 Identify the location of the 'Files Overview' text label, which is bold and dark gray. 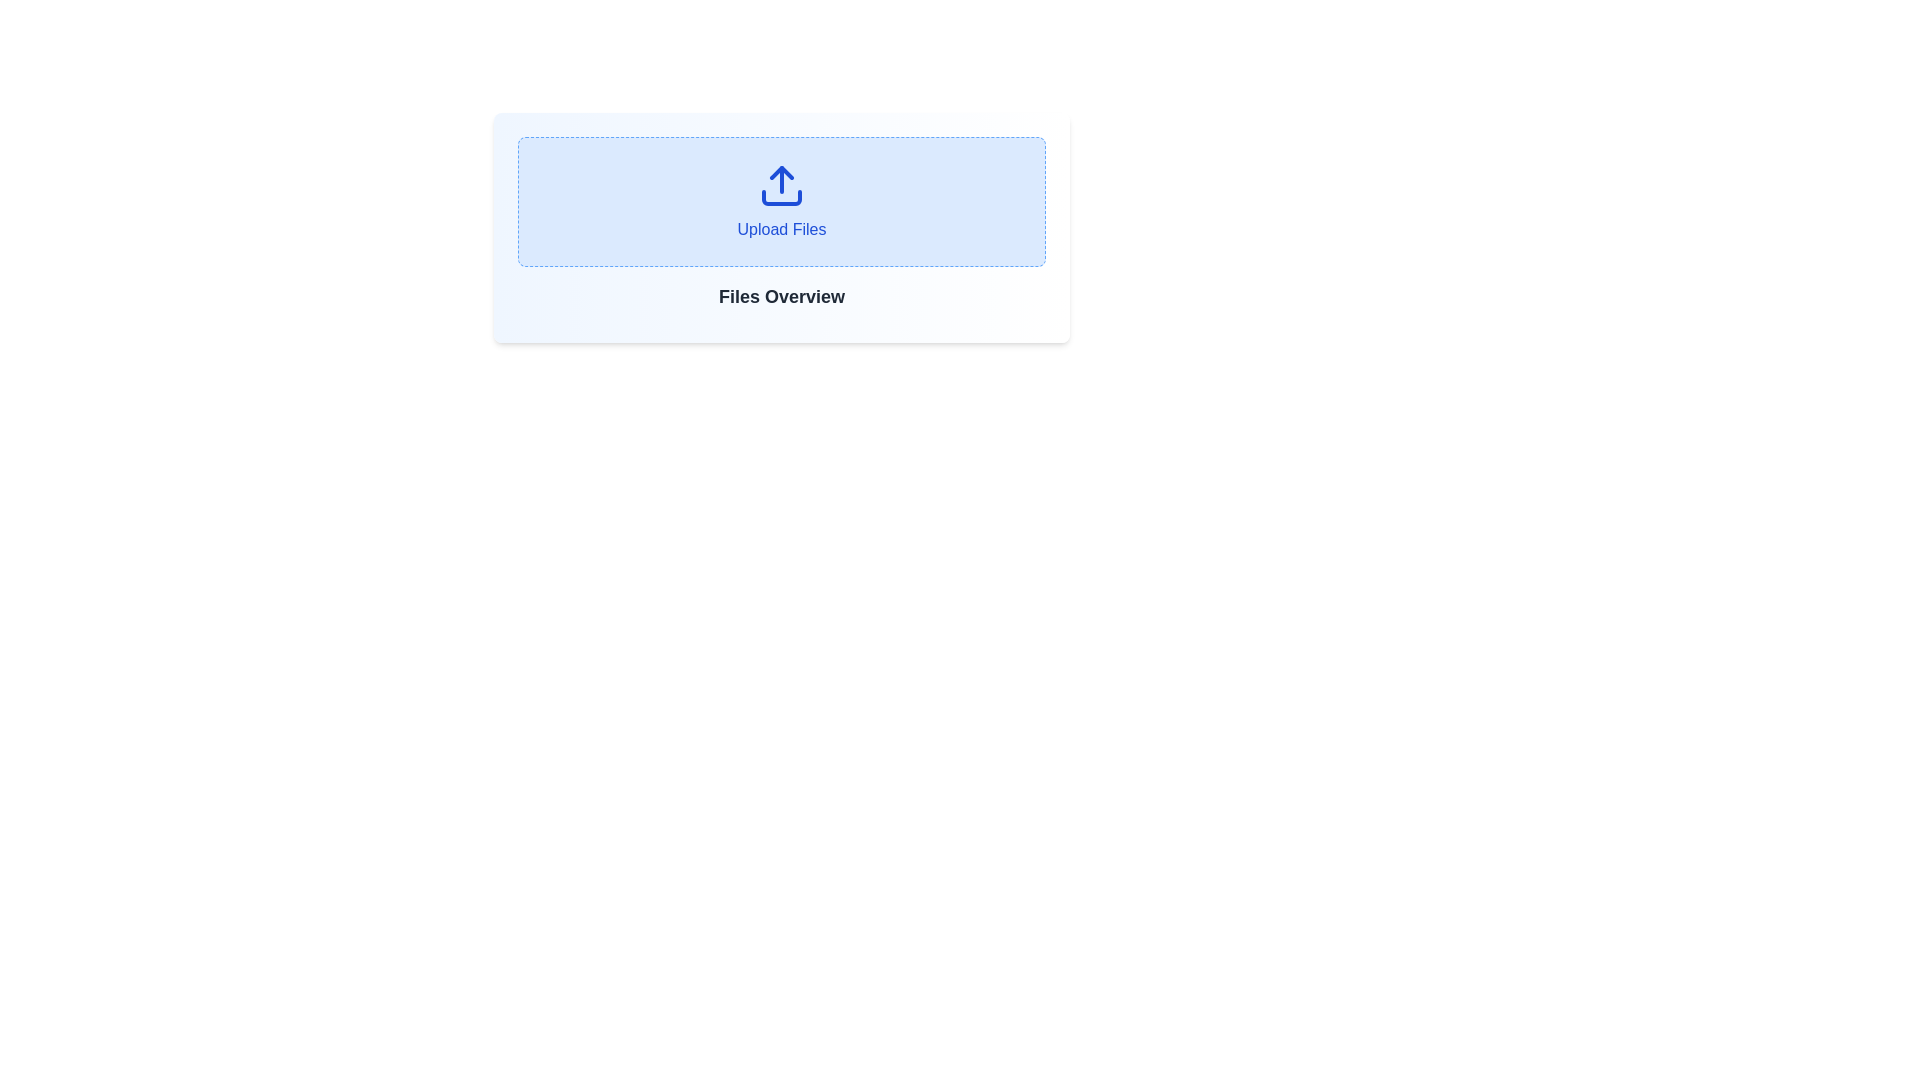
(781, 297).